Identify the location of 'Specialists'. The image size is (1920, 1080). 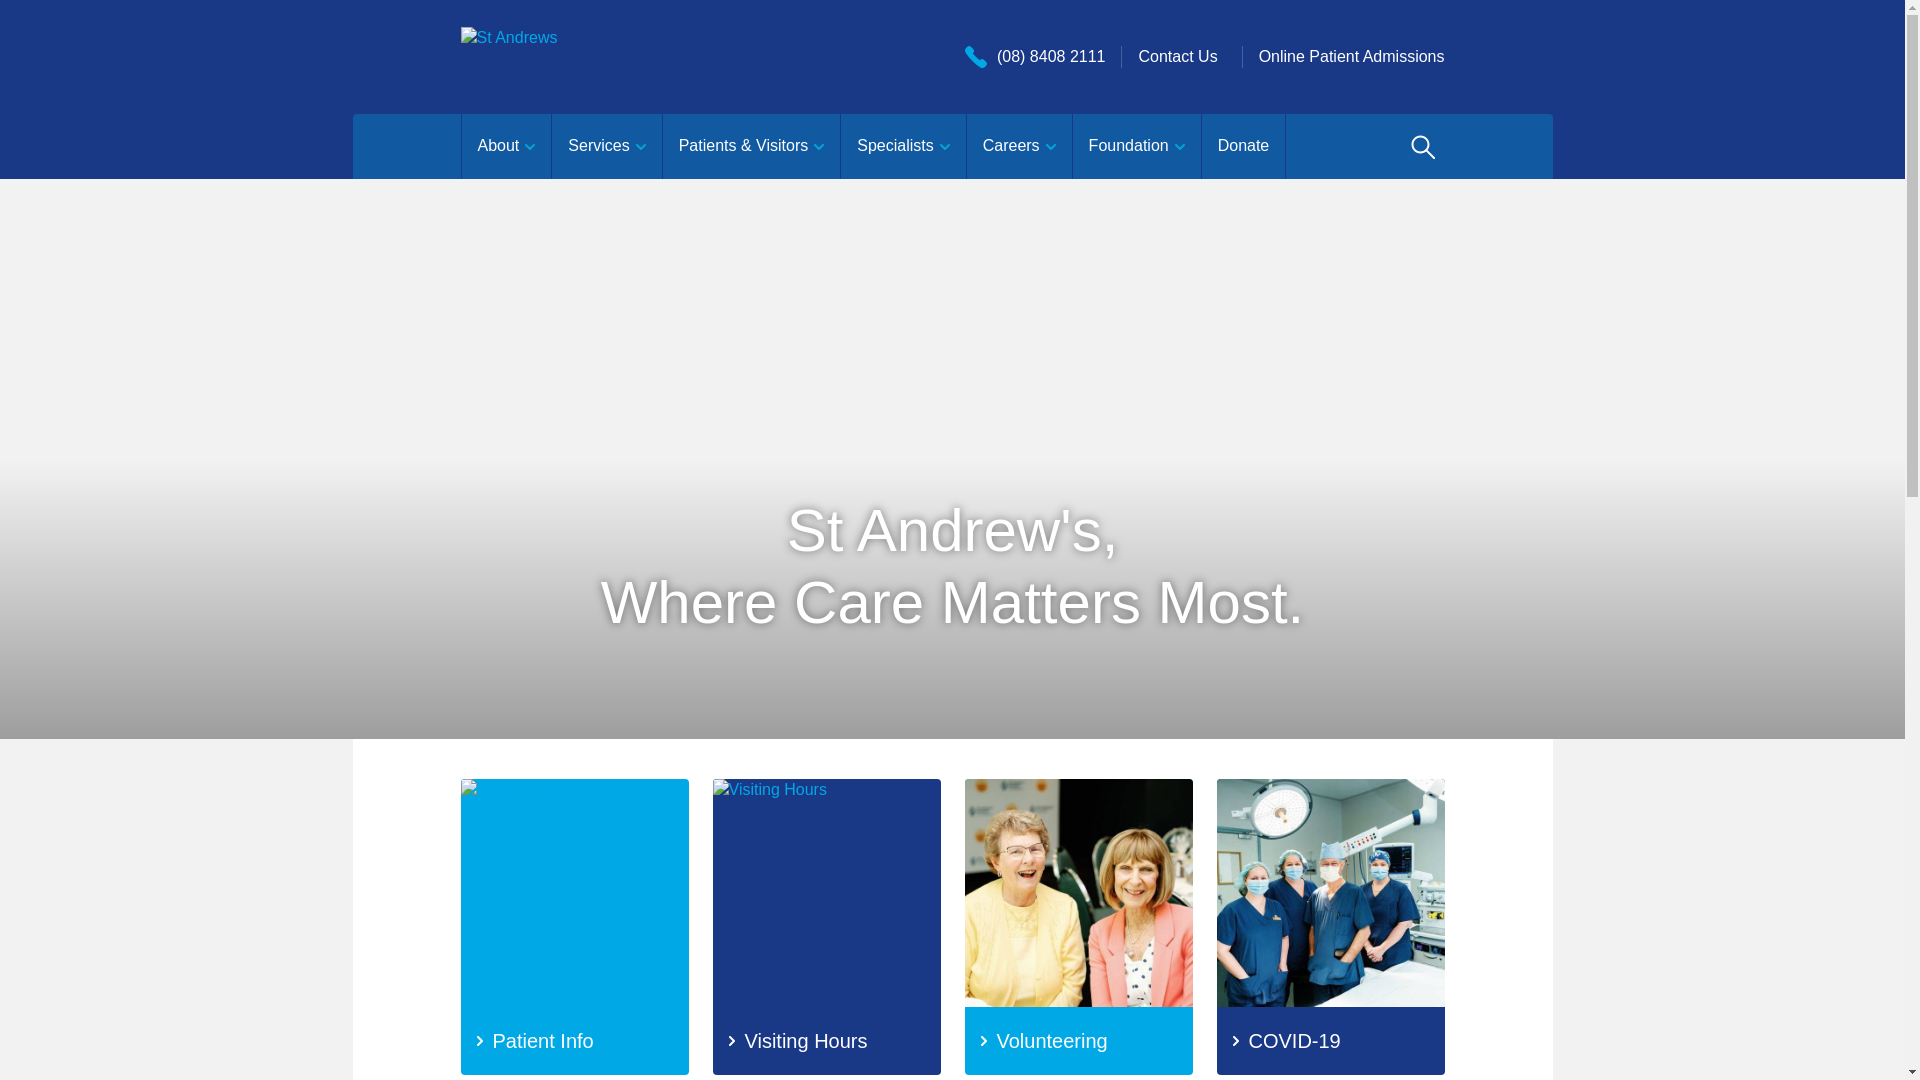
(901, 145).